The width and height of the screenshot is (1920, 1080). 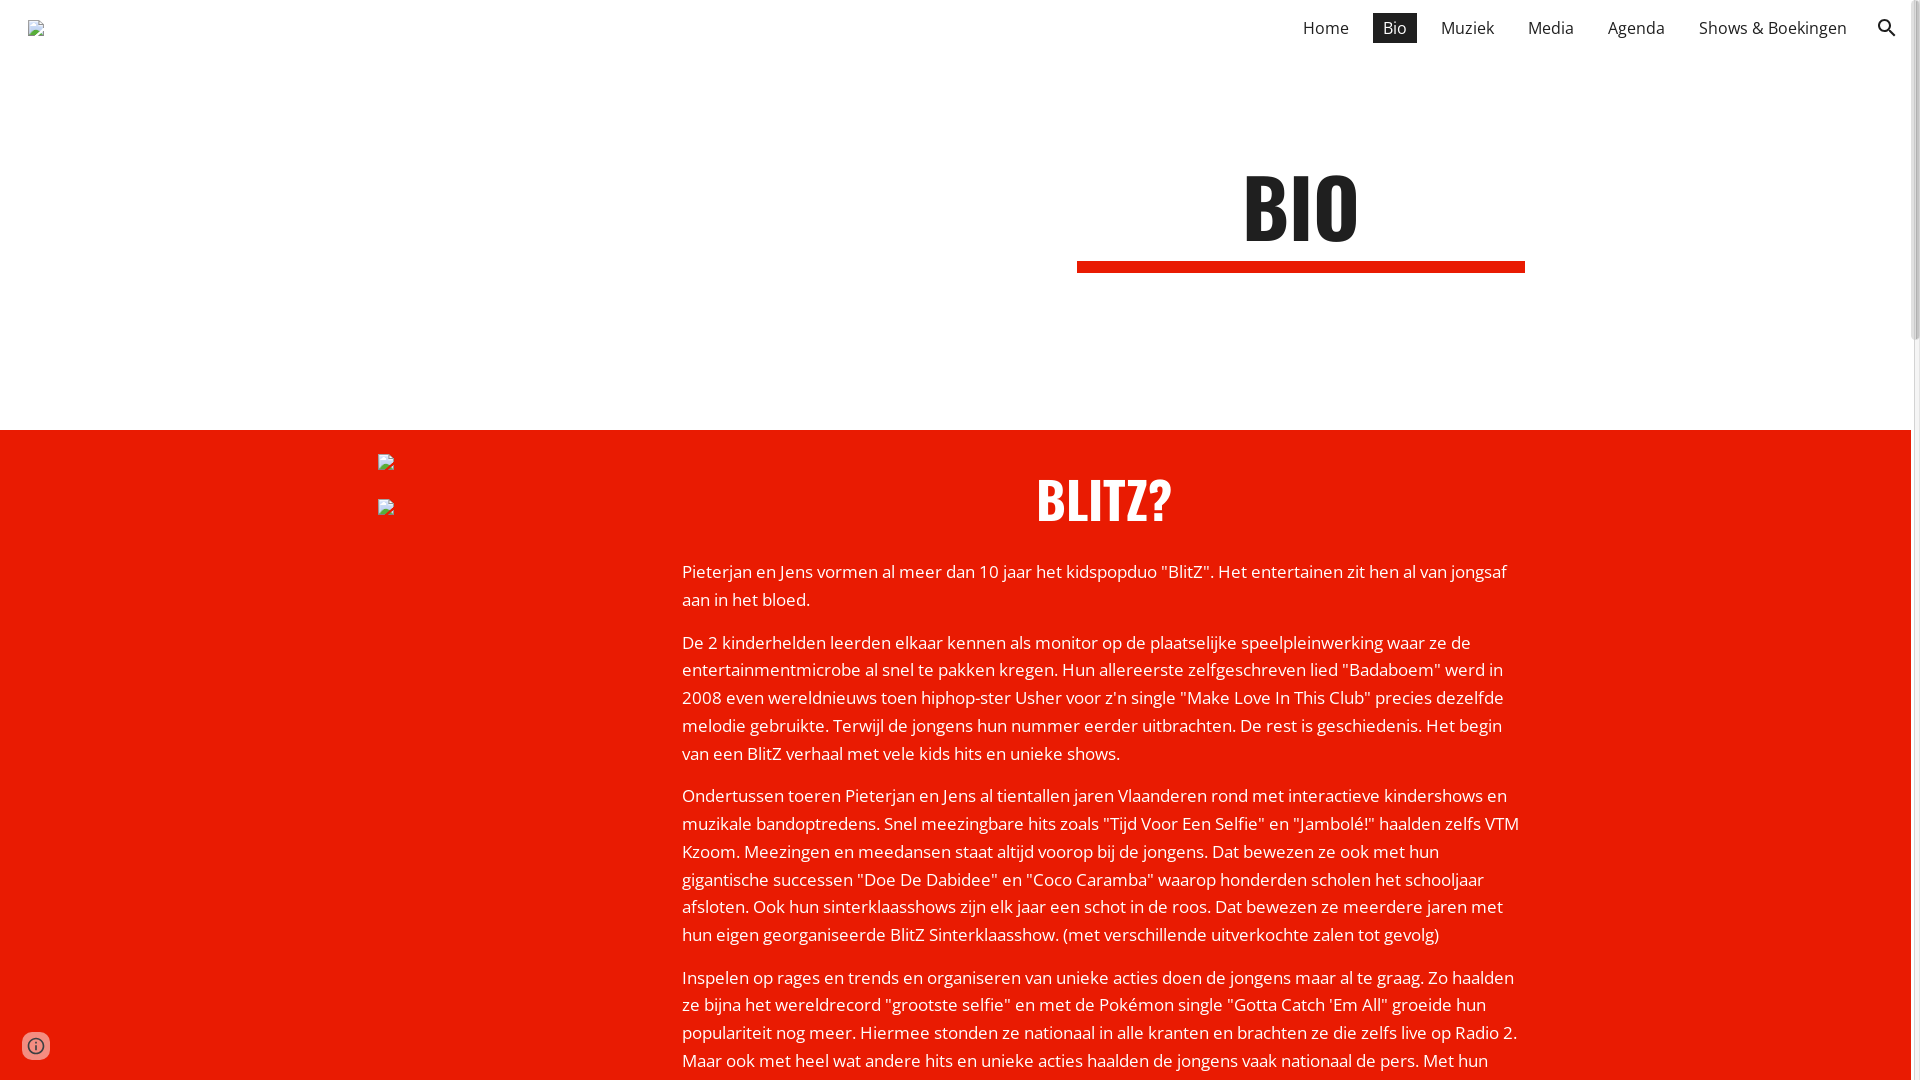 What do you see at coordinates (1772, 27) in the screenshot?
I see `'Shows & Boekingen'` at bounding box center [1772, 27].